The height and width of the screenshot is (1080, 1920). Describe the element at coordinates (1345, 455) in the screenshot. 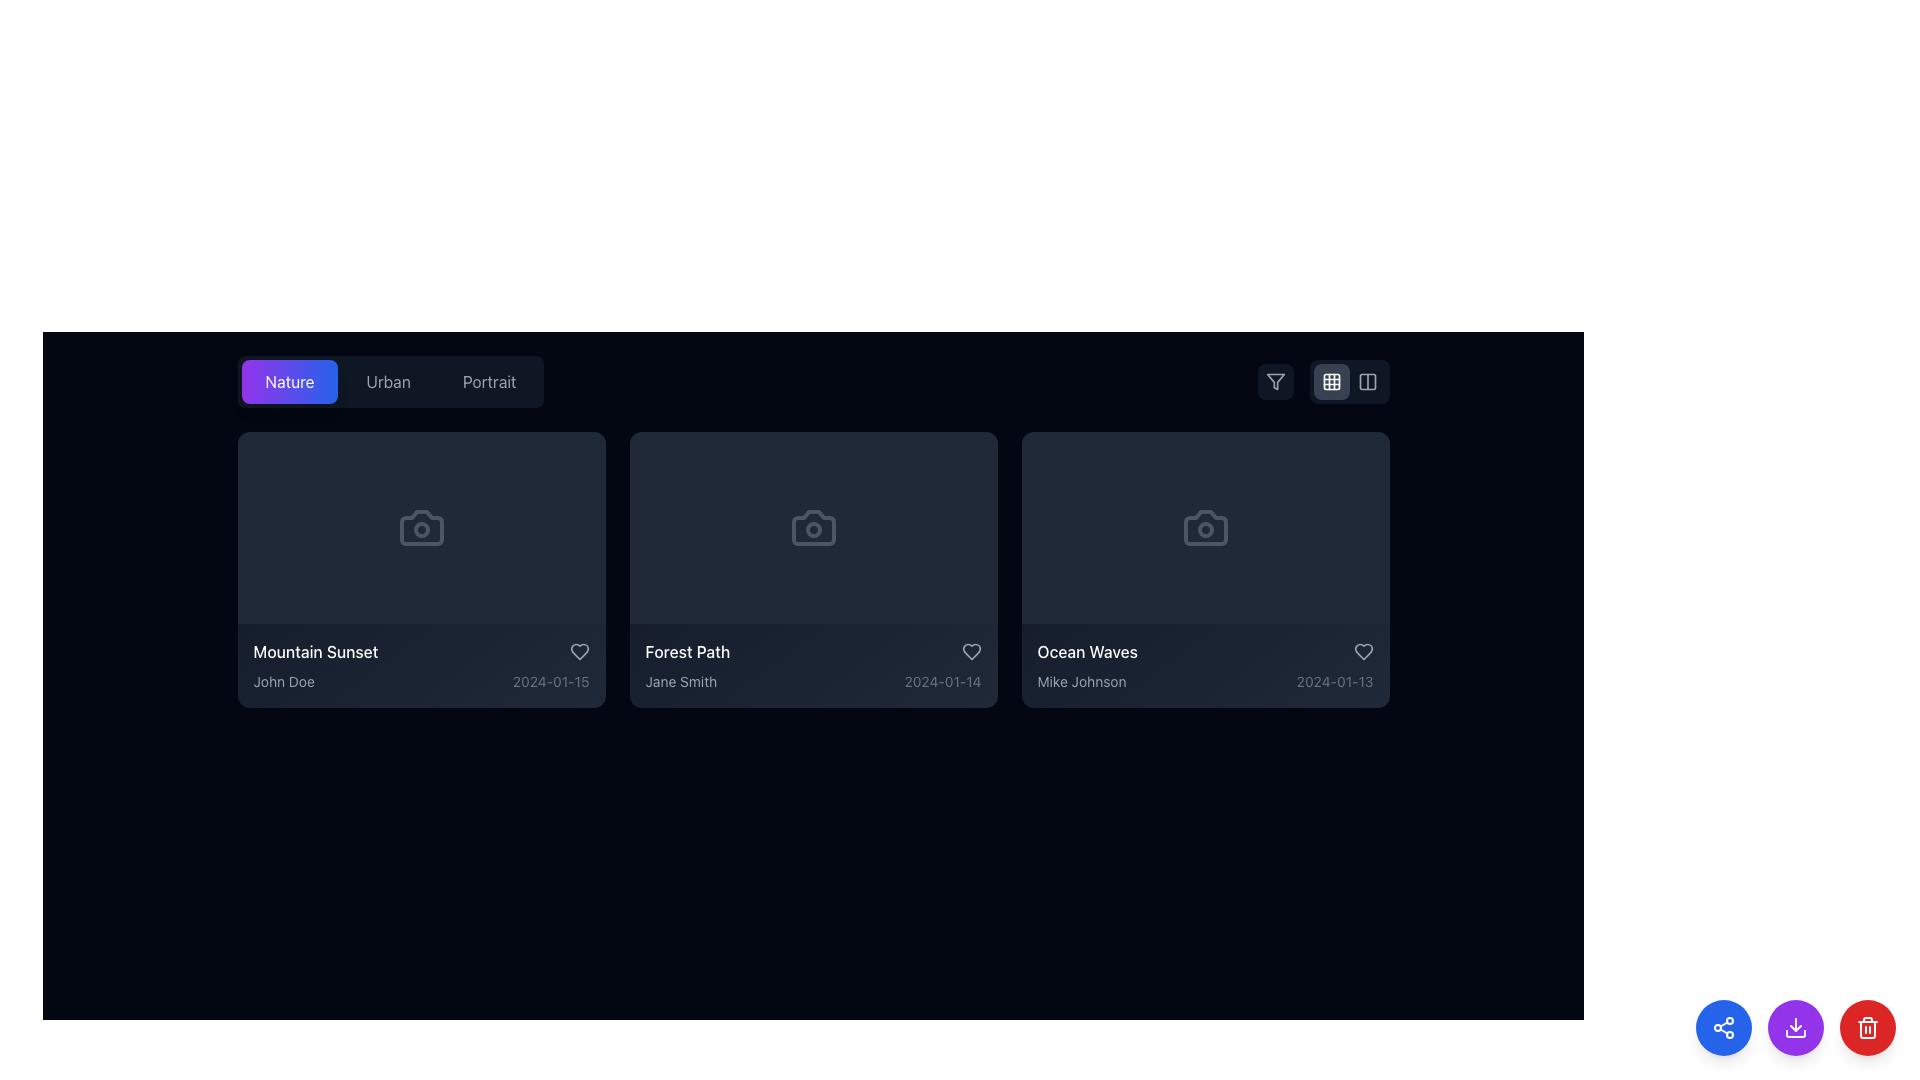

I see `the interactive button-like element located in the top-right corner of the 'Ocean Waves' card, which is the third card in a horizontal row of similar cards` at that location.